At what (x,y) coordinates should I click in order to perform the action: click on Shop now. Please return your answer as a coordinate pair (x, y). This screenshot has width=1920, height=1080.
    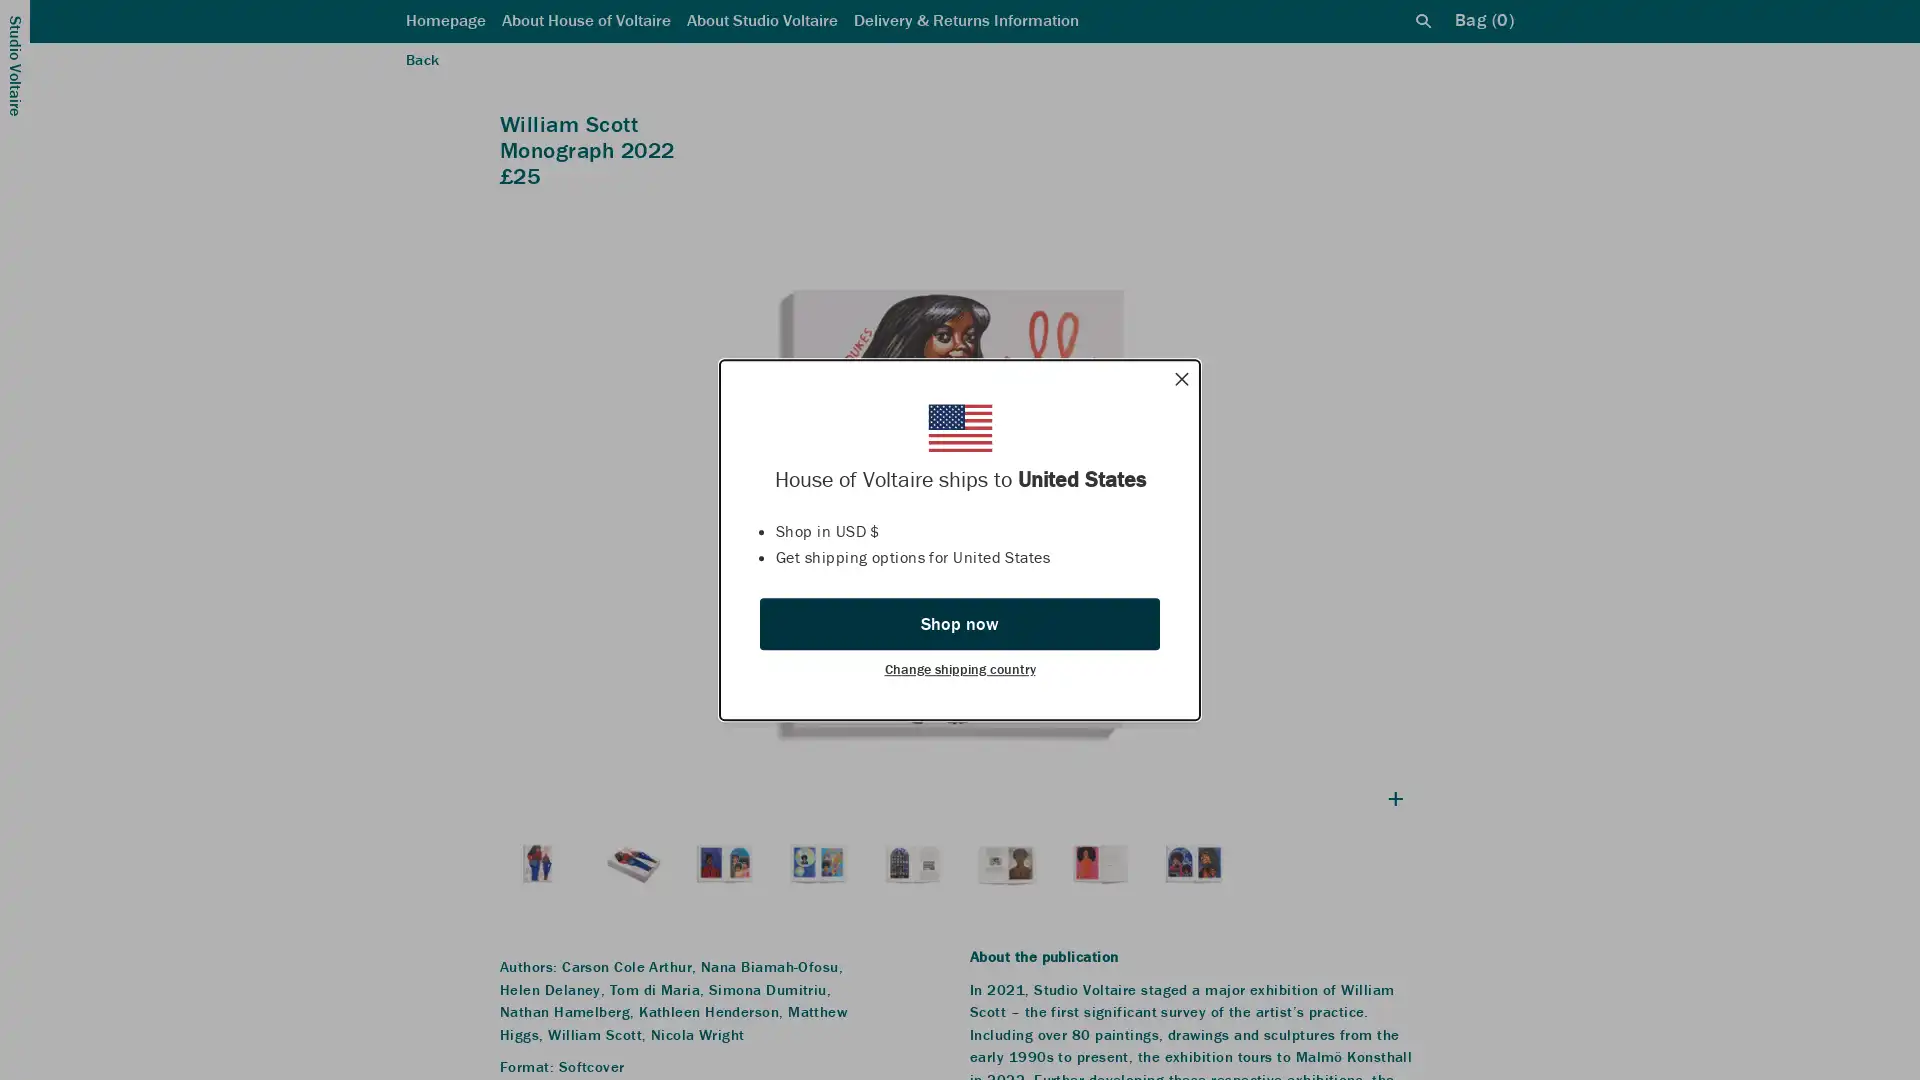
    Looking at the image, I should click on (960, 623).